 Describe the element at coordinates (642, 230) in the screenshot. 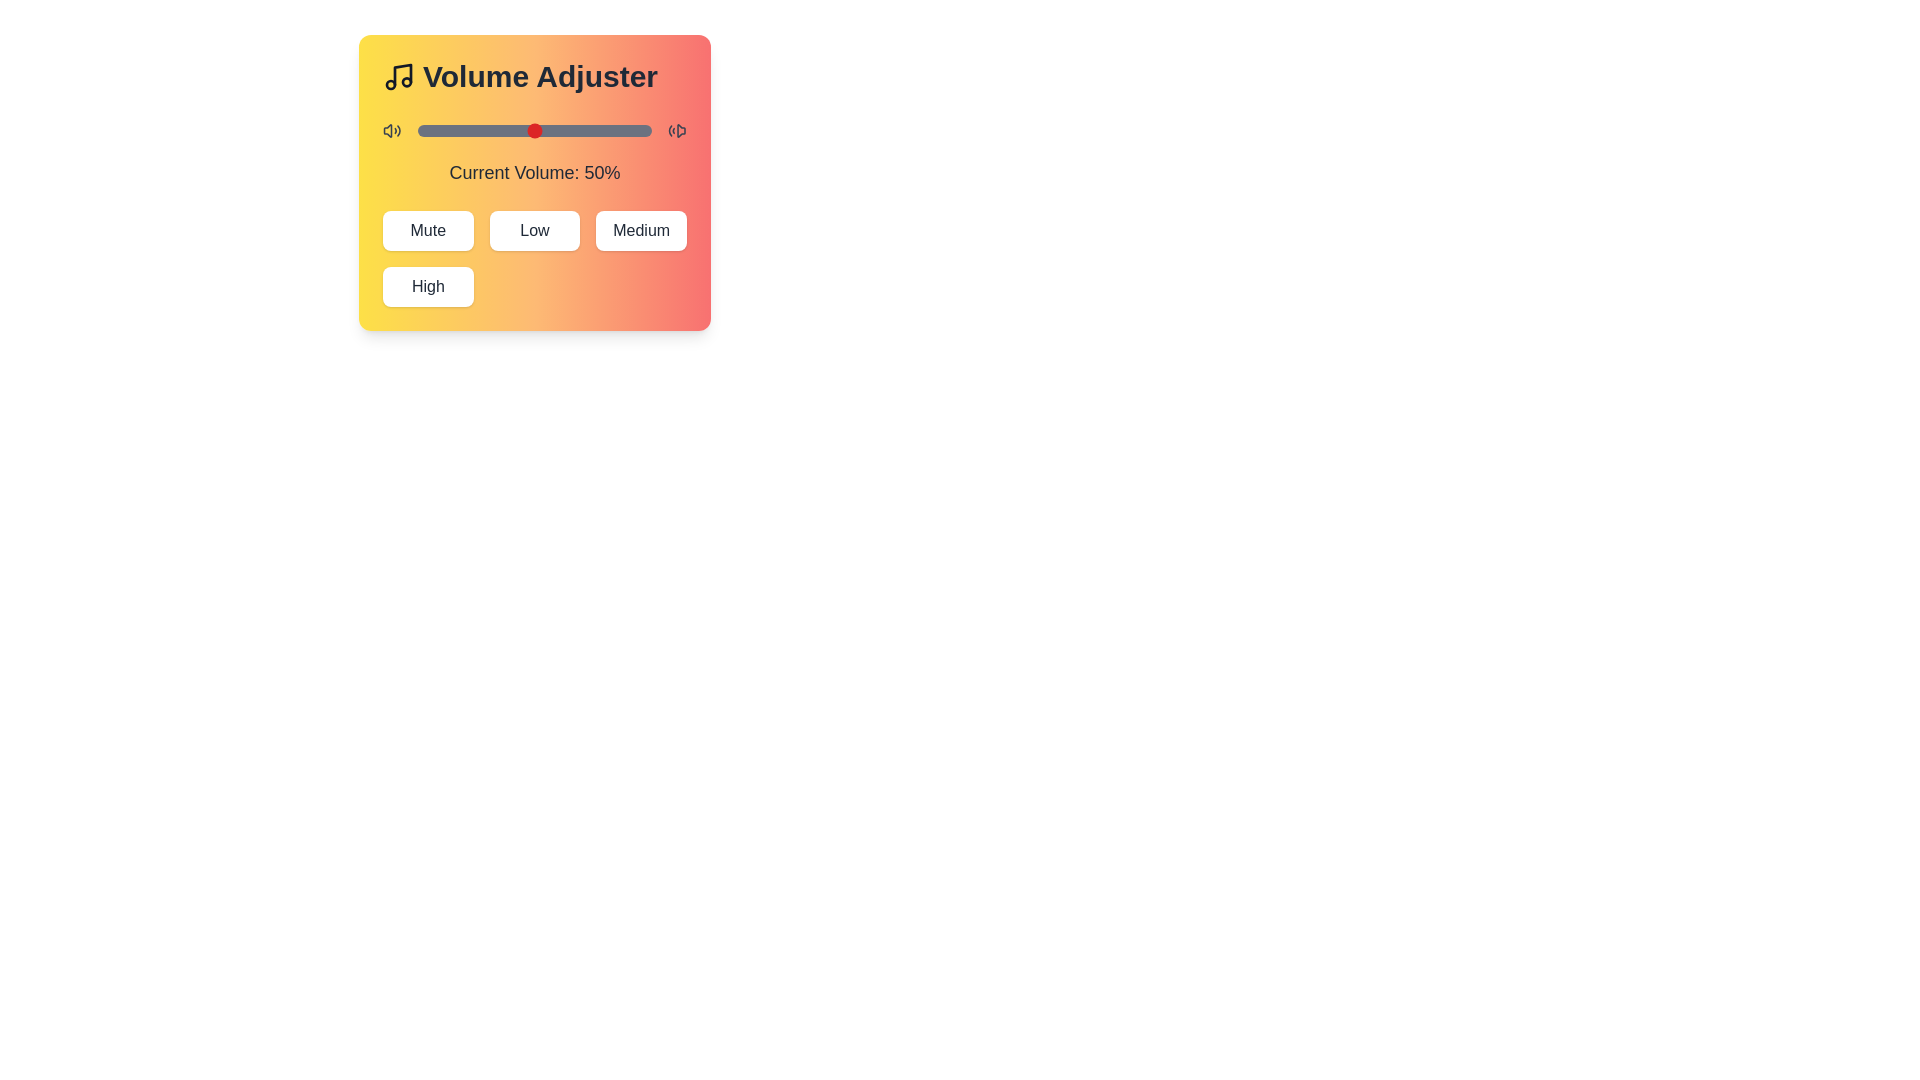

I see `the Medium button to set the volume to the corresponding preset level` at that location.